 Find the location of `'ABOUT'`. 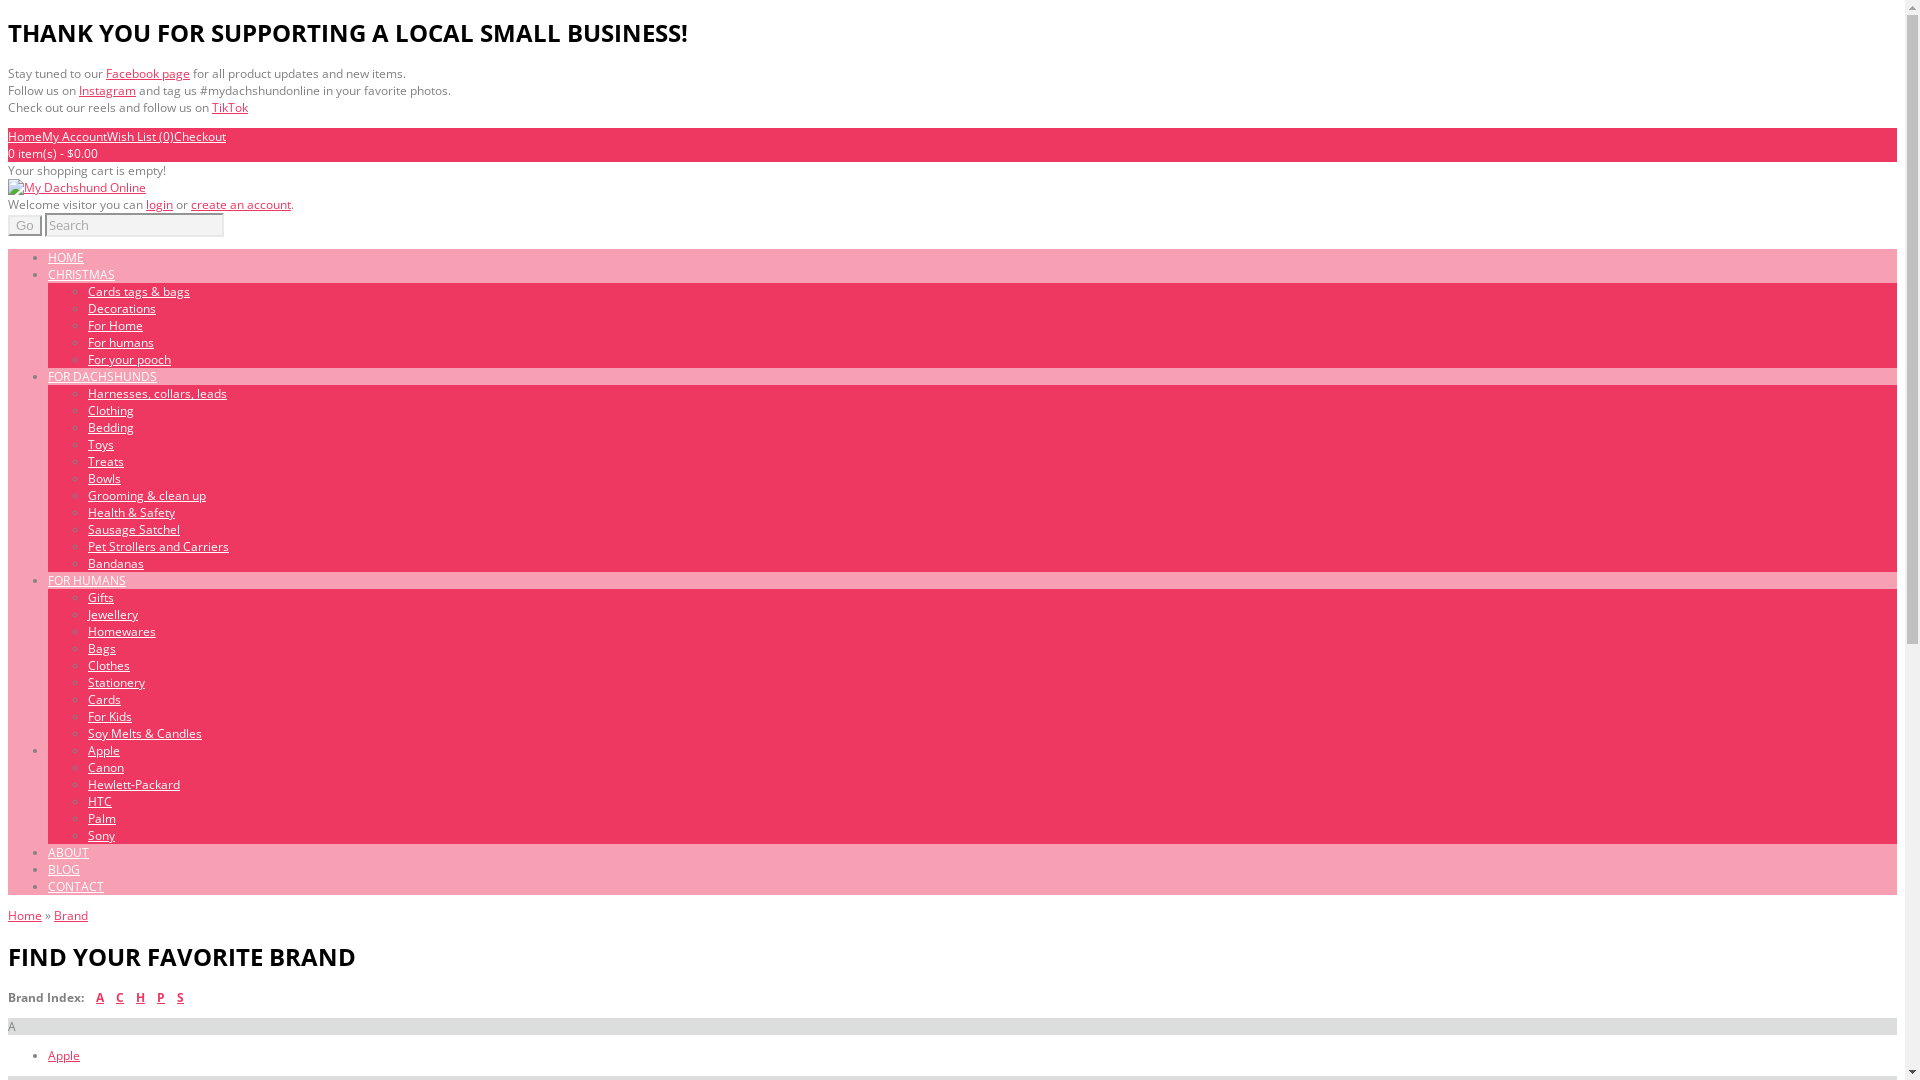

'ABOUT' is located at coordinates (68, 852).